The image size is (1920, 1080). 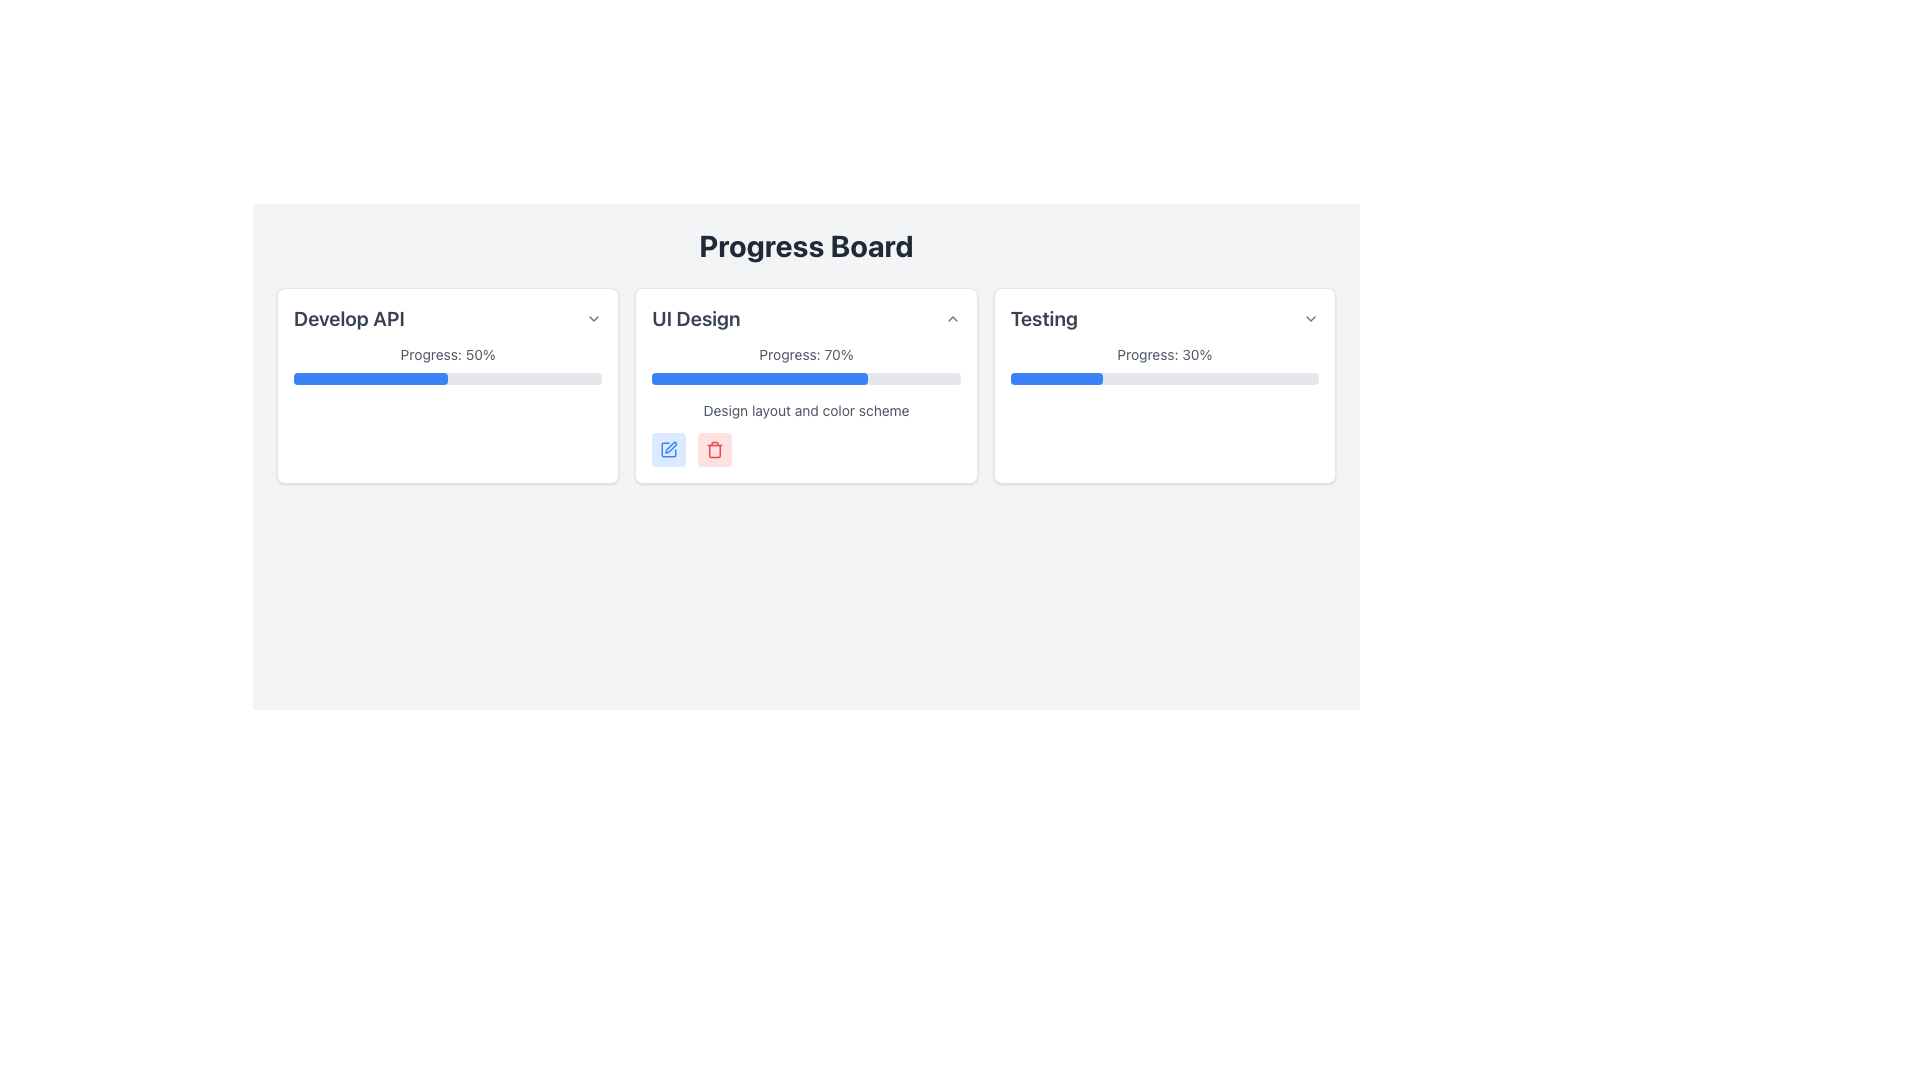 What do you see at coordinates (1164, 378) in the screenshot?
I see `the progress bar that visually represents 30% completion, which is located within the 'Testing' card below the text 'Progress: 30%'` at bounding box center [1164, 378].